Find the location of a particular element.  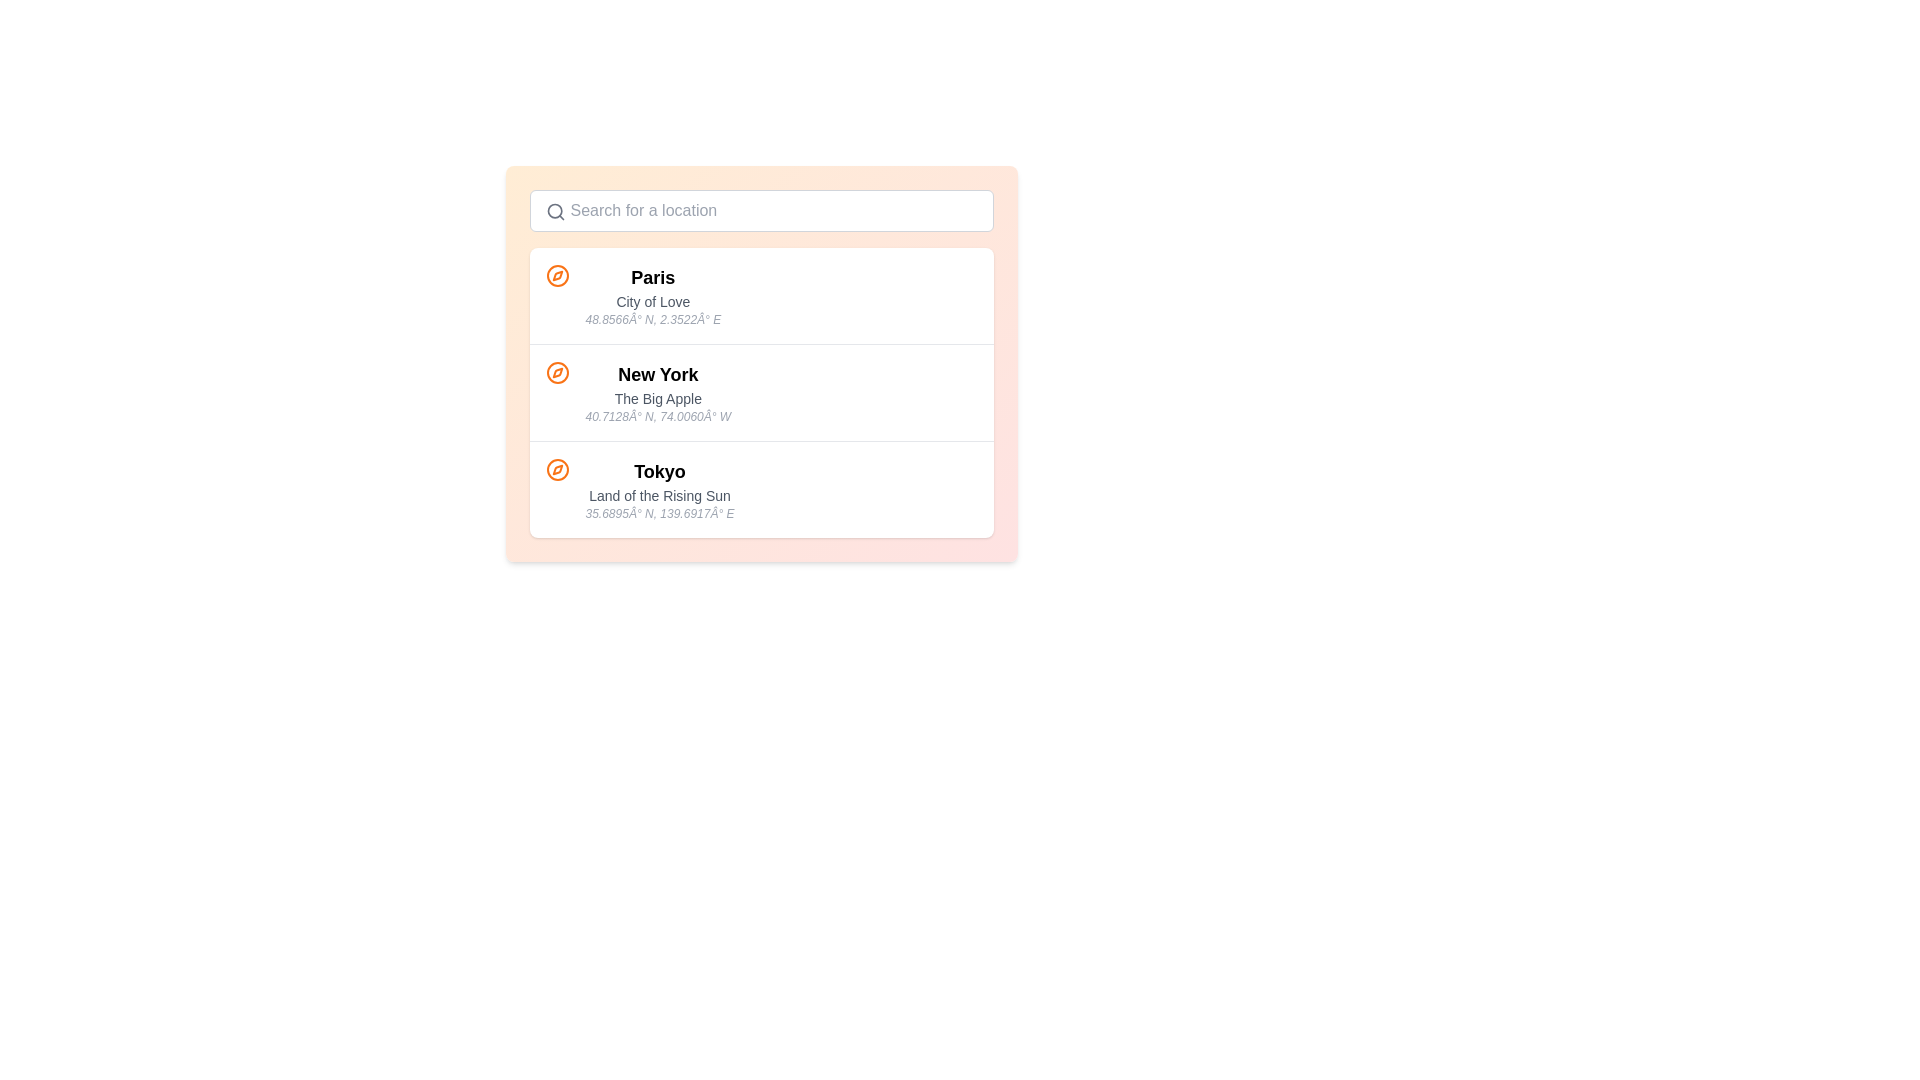

the decorative icon representing the city 'Paris', which is the first icon in a vertical list of city names and descriptions, located to the left of the text 'Paris' is located at coordinates (557, 276).